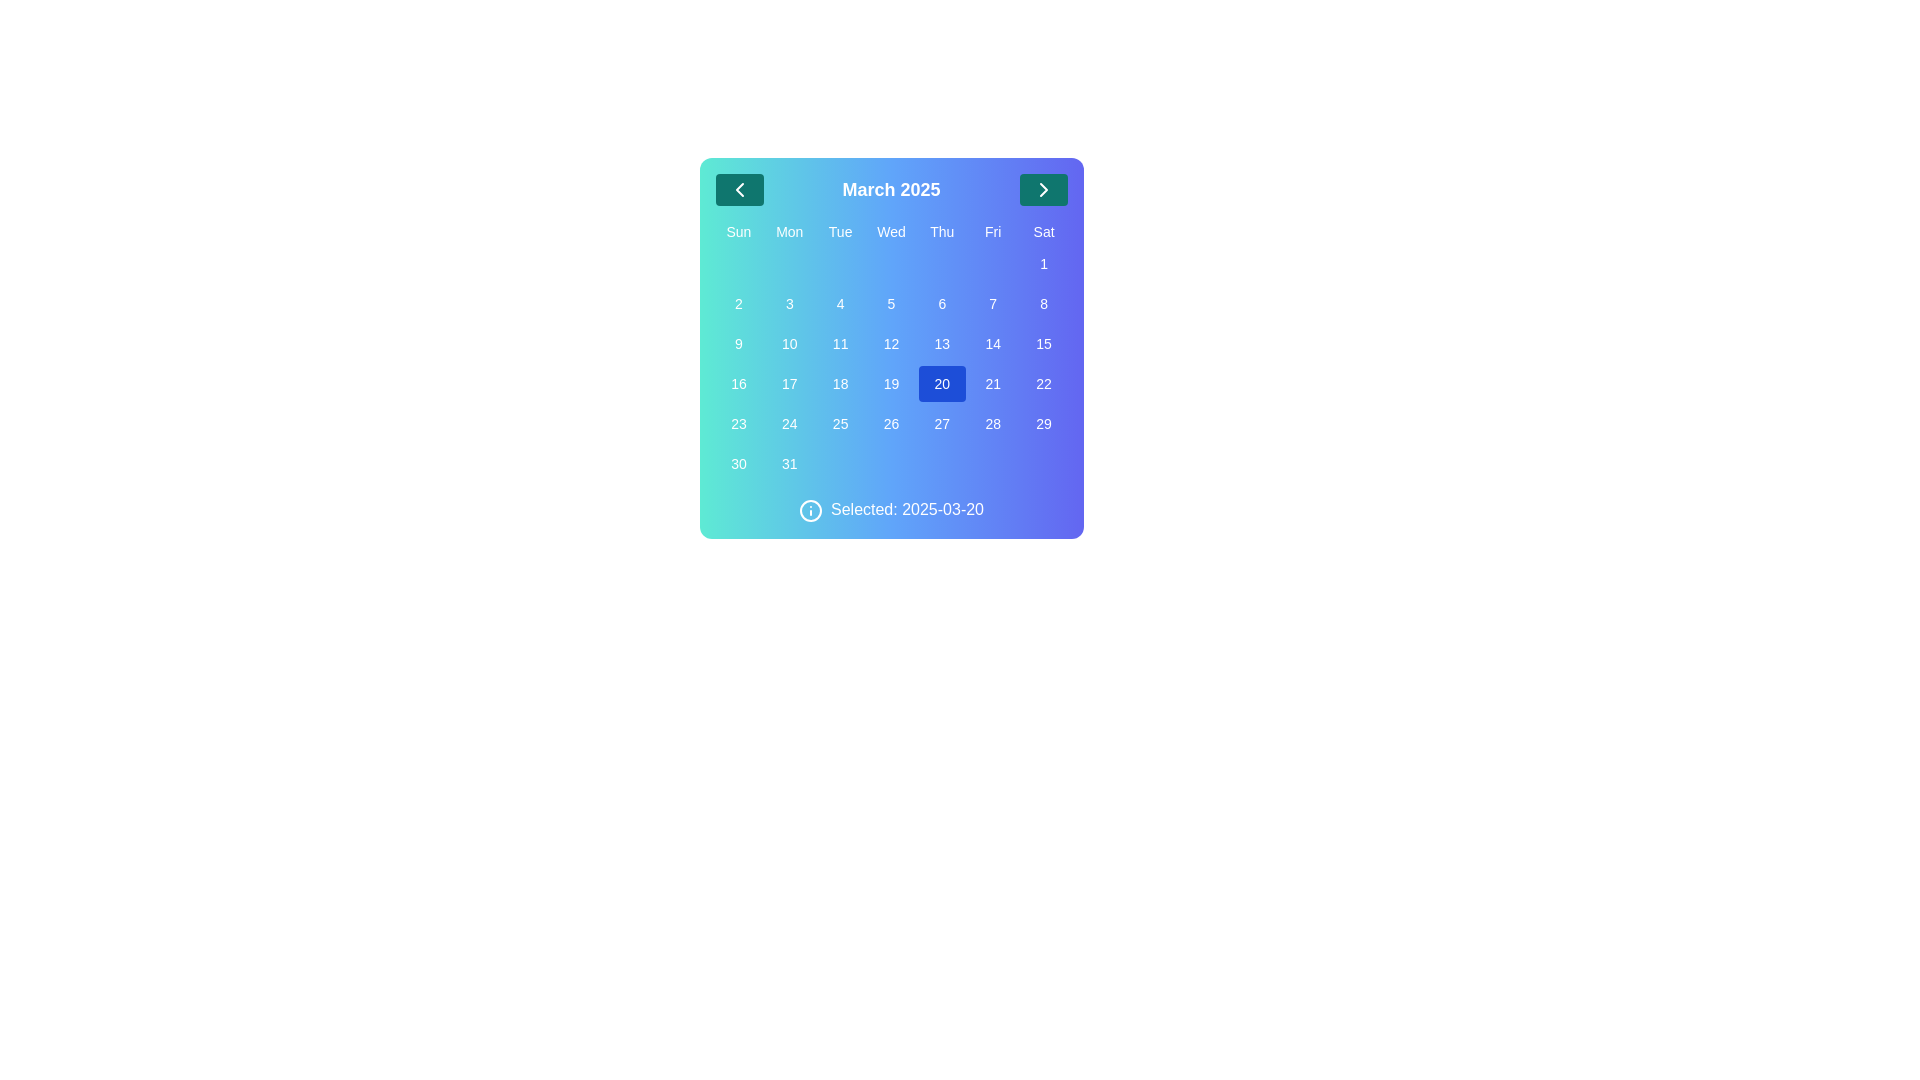 The height and width of the screenshot is (1080, 1920). What do you see at coordinates (788, 304) in the screenshot?
I see `the square button with rounded corners and light blue background displaying '3', located in the second column of the second row of the March 2025 calendar` at bounding box center [788, 304].